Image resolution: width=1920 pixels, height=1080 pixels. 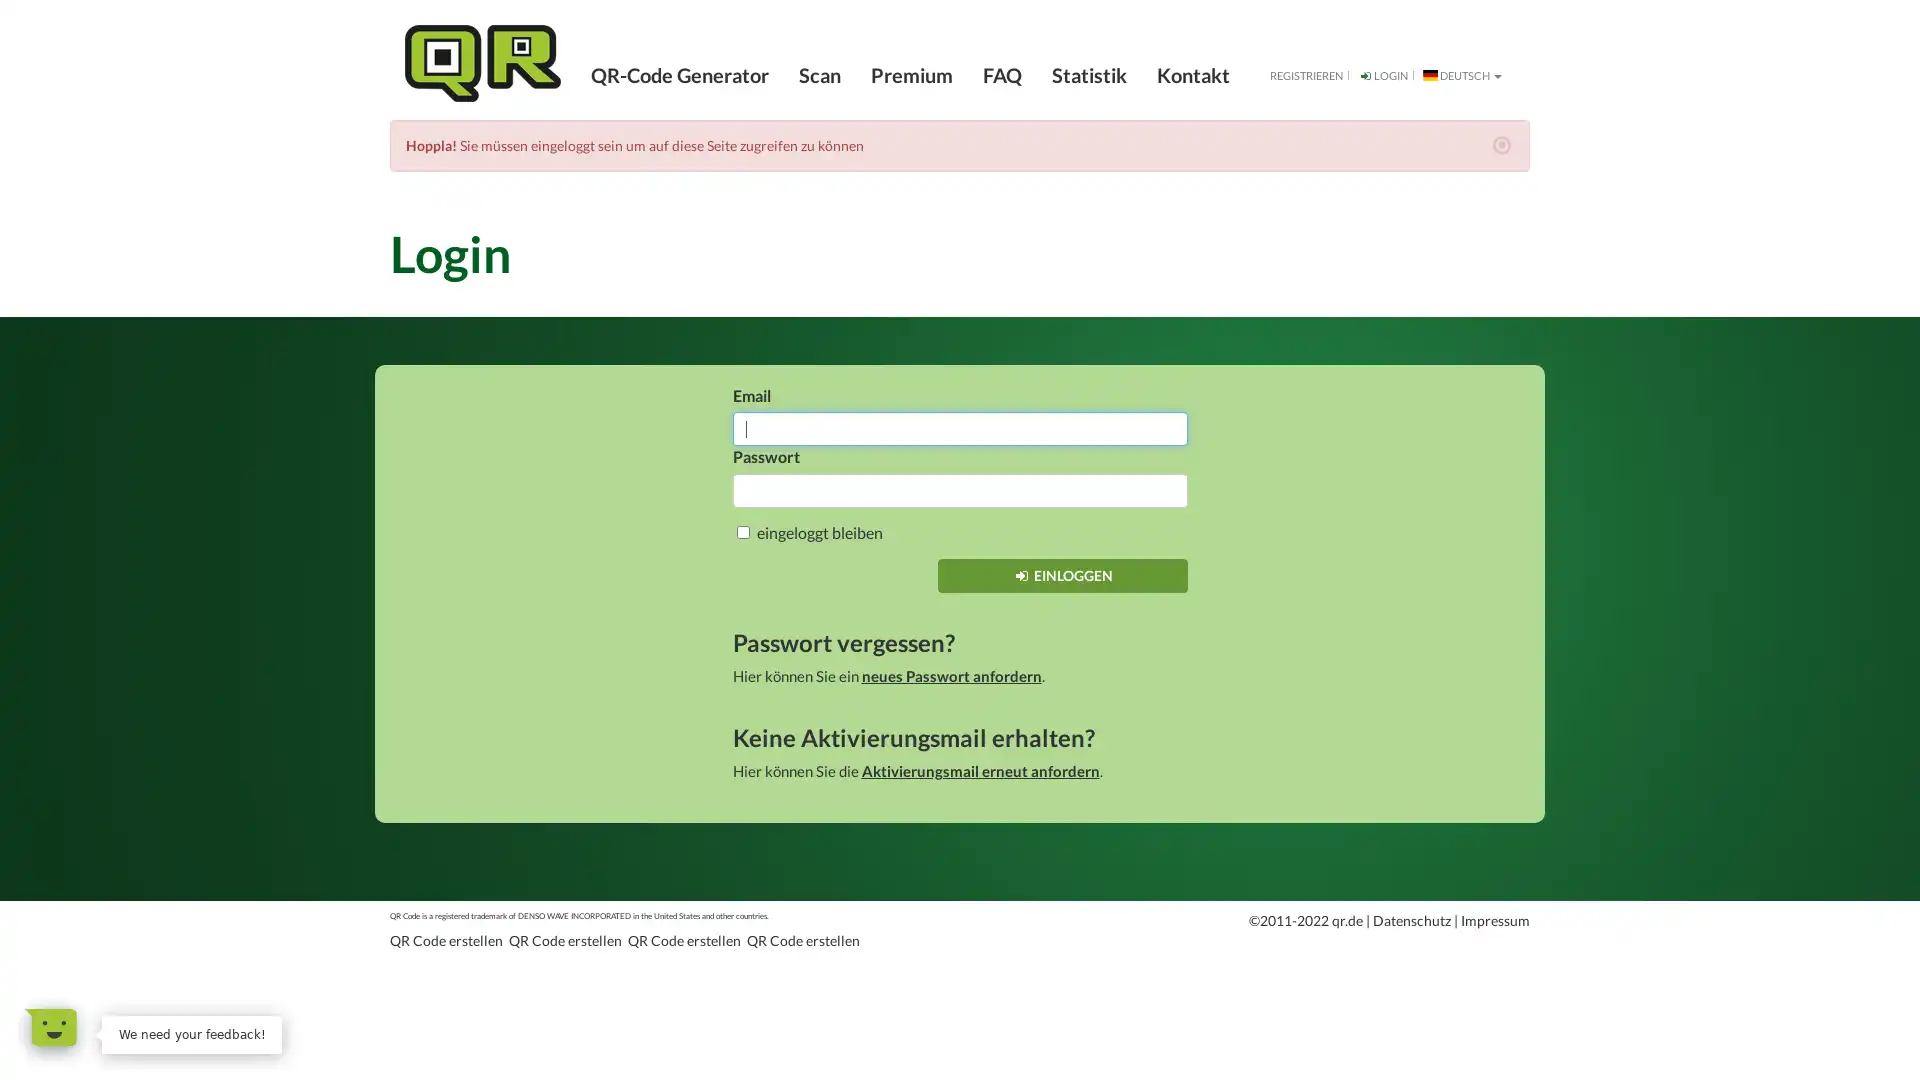 What do you see at coordinates (1060, 575) in the screenshot?
I see `EINLOGGEN` at bounding box center [1060, 575].